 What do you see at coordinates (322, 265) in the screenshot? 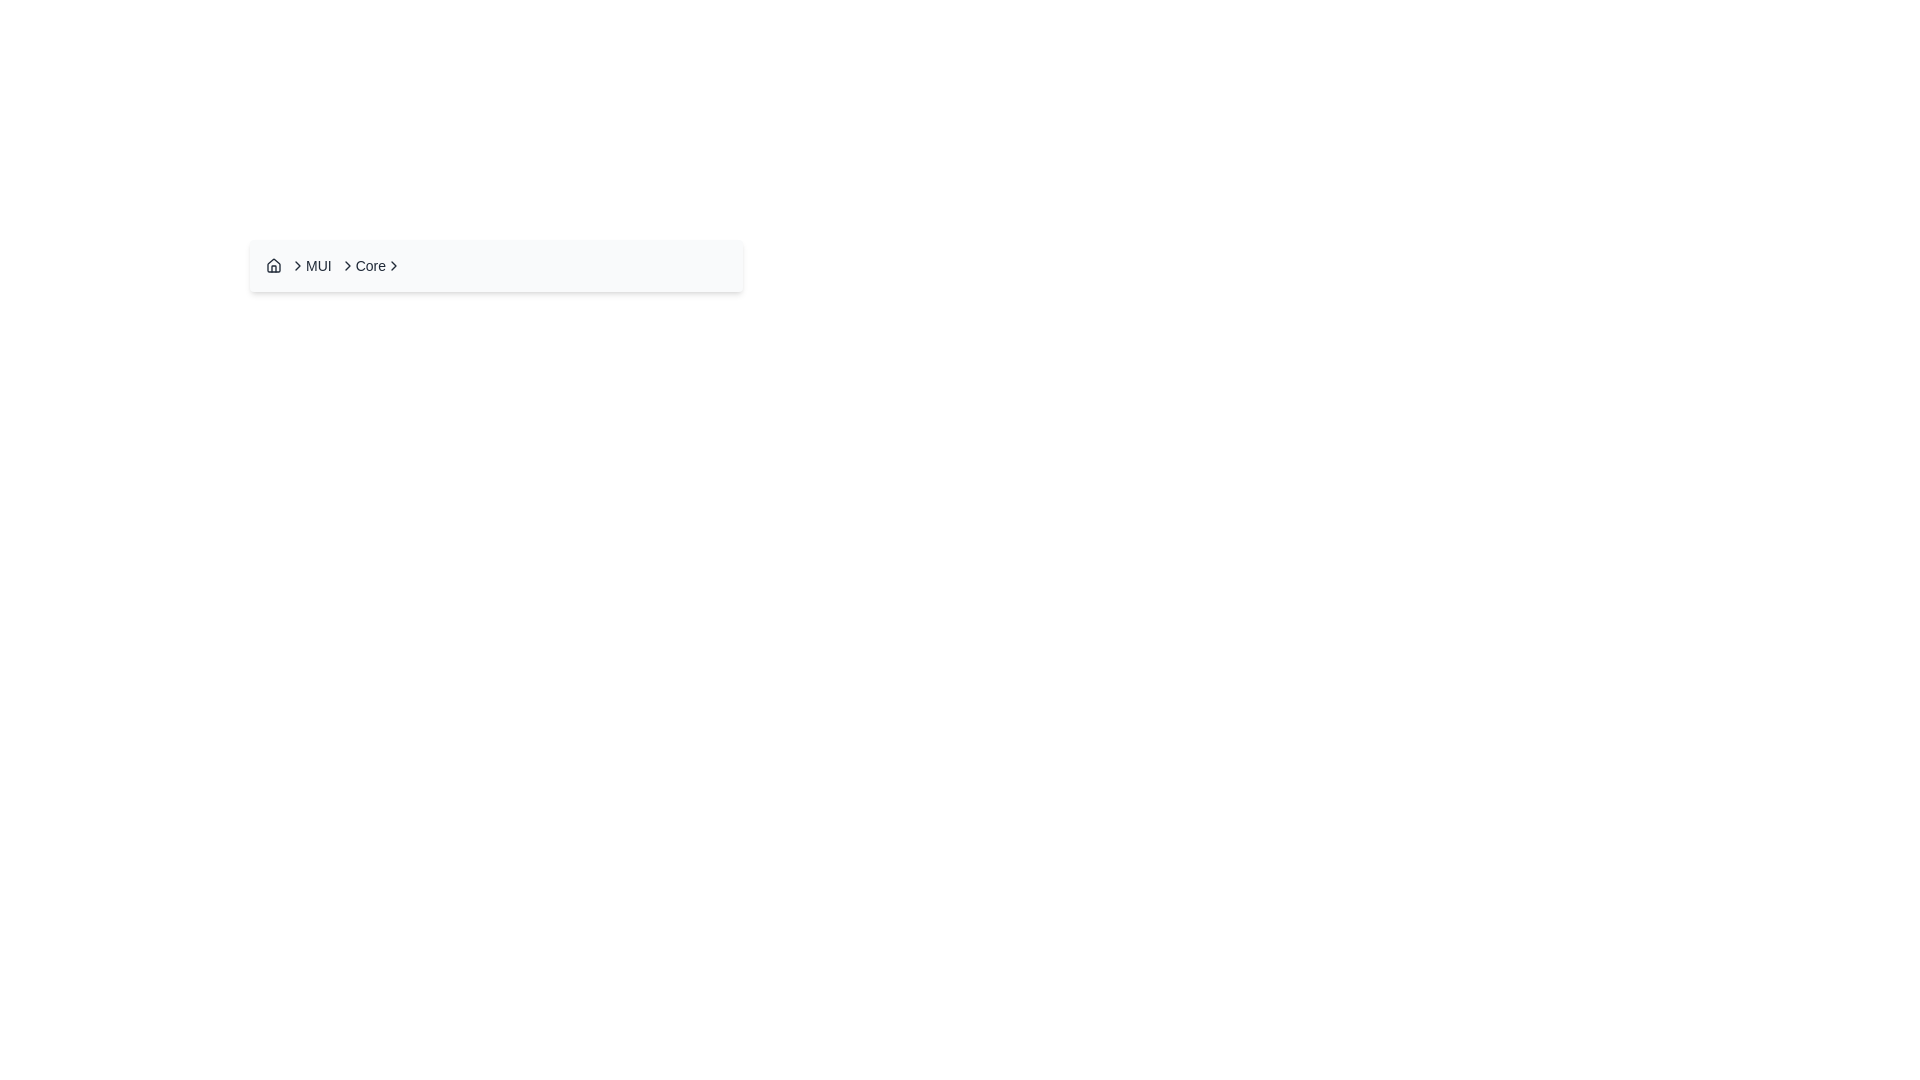
I see `the 'MUI' text label in the breadcrumb navigation` at bounding box center [322, 265].